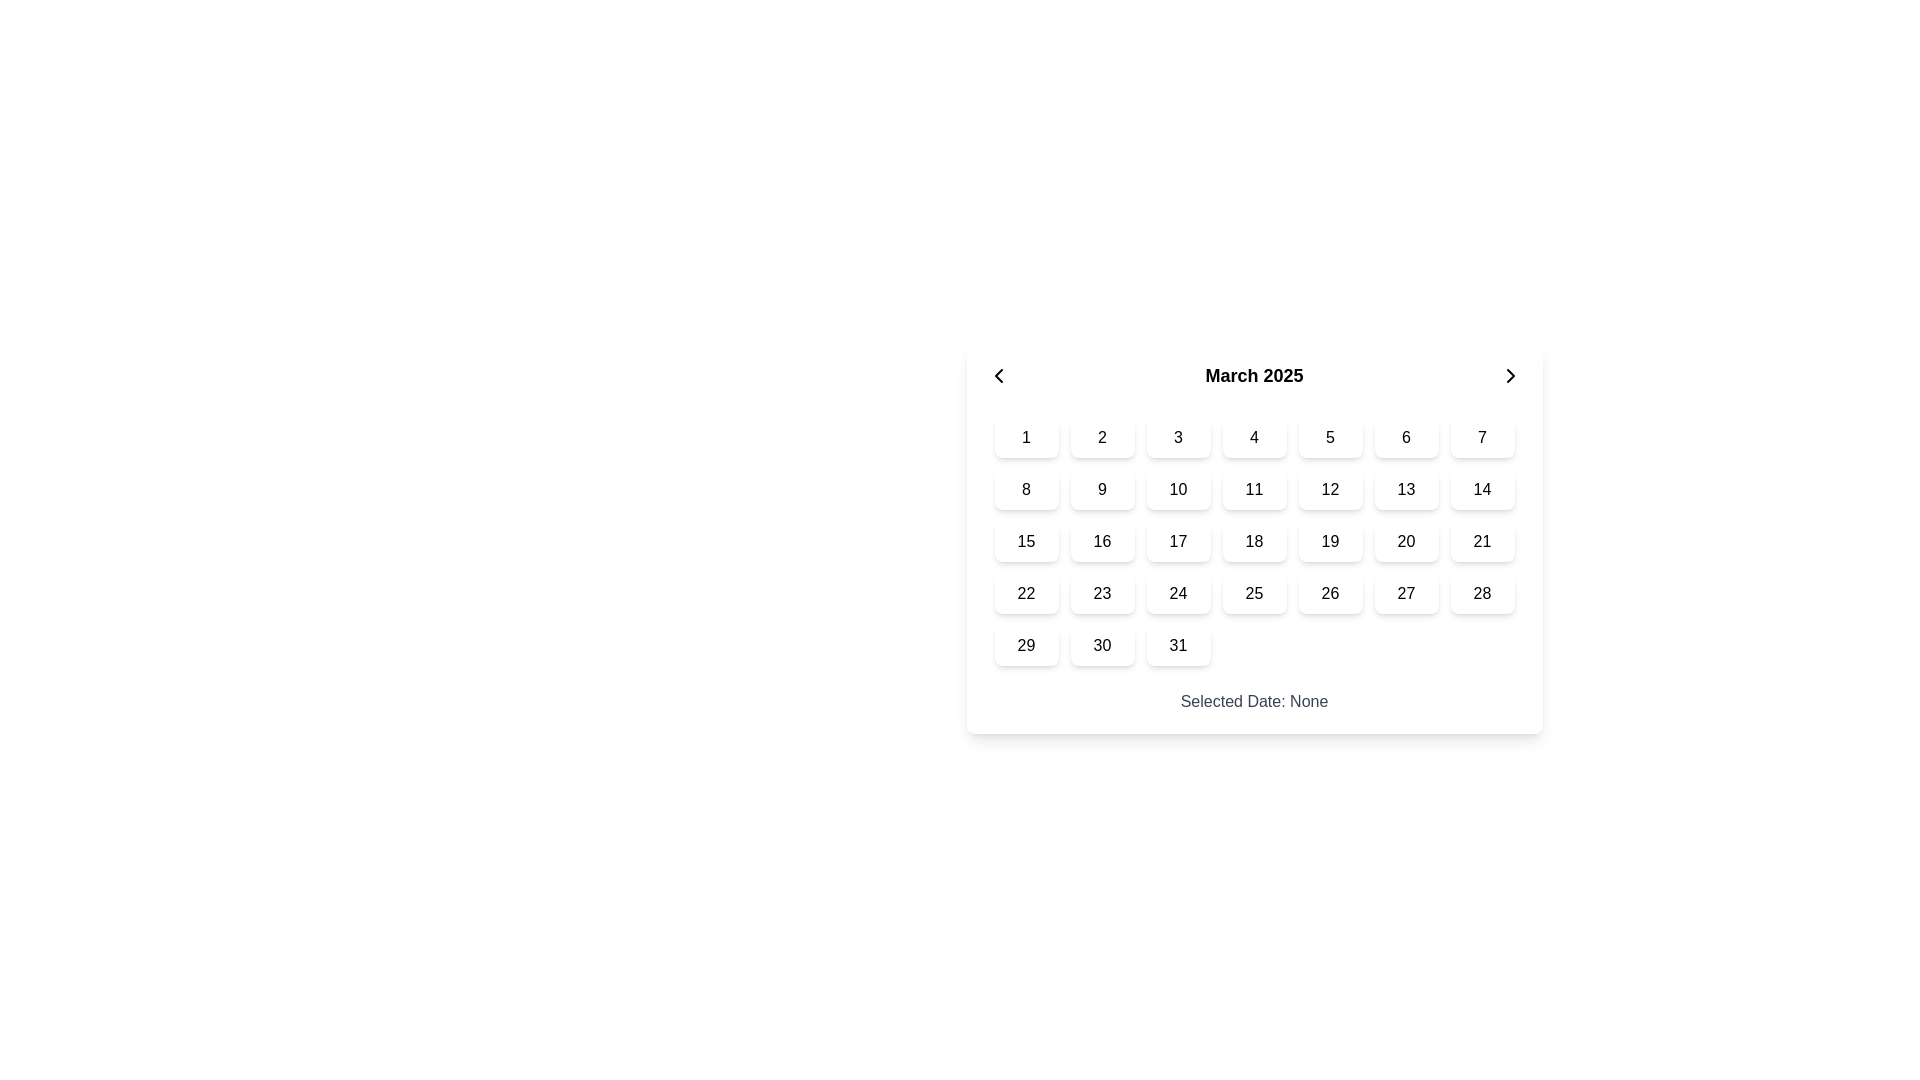 This screenshot has height=1080, width=1920. Describe the element at coordinates (1405, 542) in the screenshot. I see `the 20th button in the calendar interface` at that location.